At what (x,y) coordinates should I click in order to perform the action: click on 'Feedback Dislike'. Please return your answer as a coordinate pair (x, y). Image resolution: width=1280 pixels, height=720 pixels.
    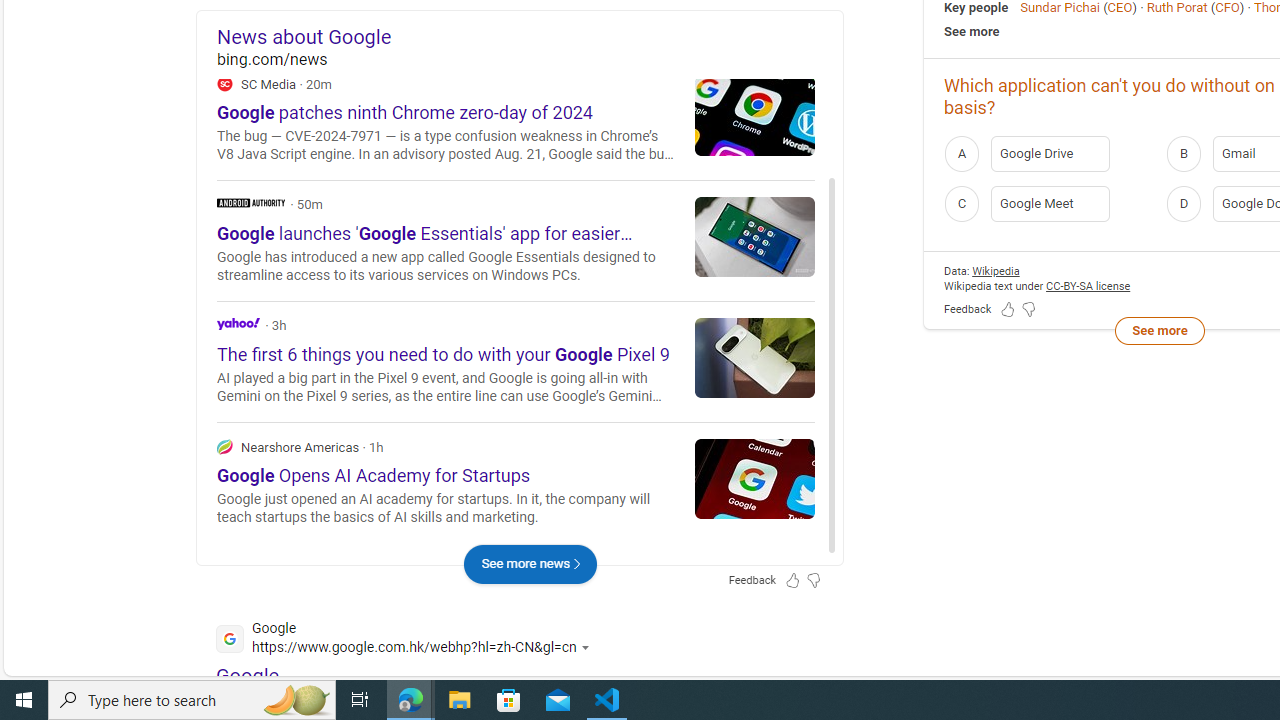
    Looking at the image, I should click on (1029, 309).